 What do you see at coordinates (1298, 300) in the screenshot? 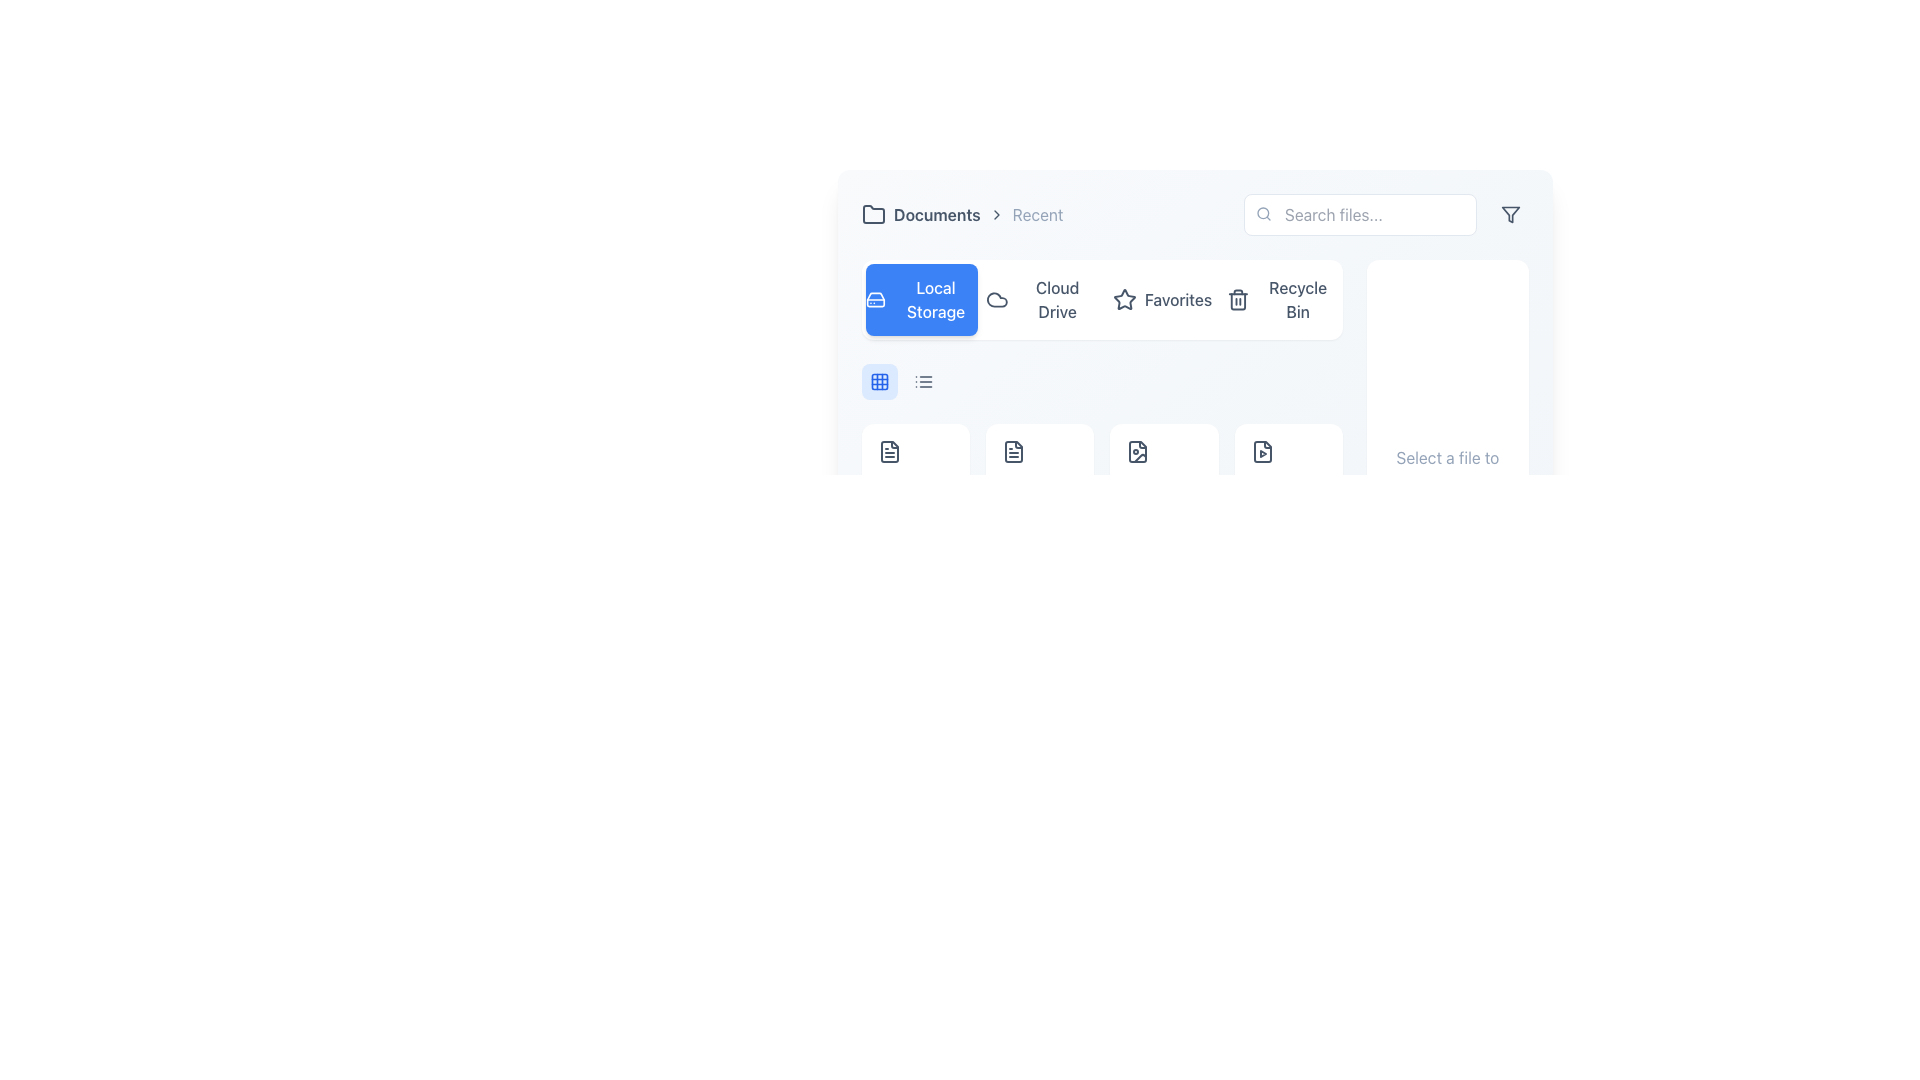
I see `the 'Recycle Bin' text label in the navigation bar` at bounding box center [1298, 300].